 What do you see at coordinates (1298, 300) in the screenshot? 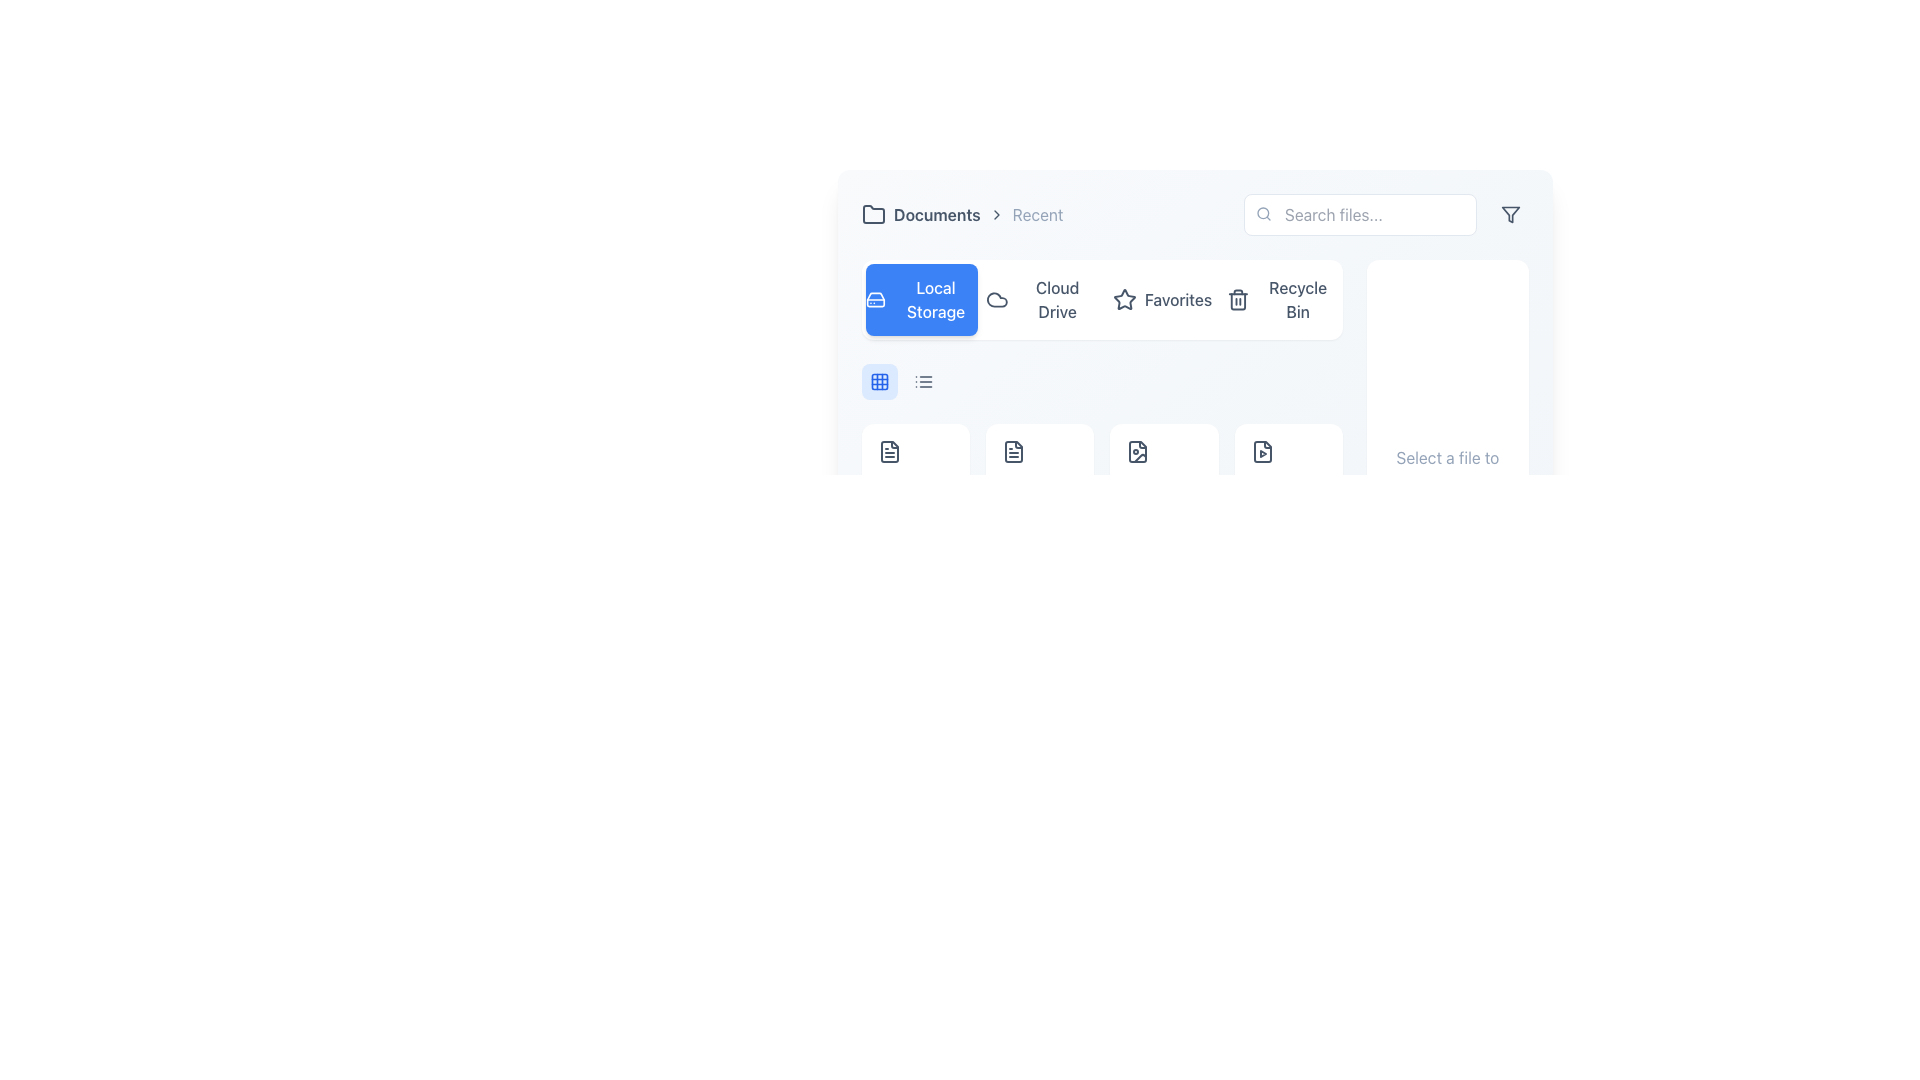
I see `the 'Recycle Bin' text label in the navigation bar` at bounding box center [1298, 300].